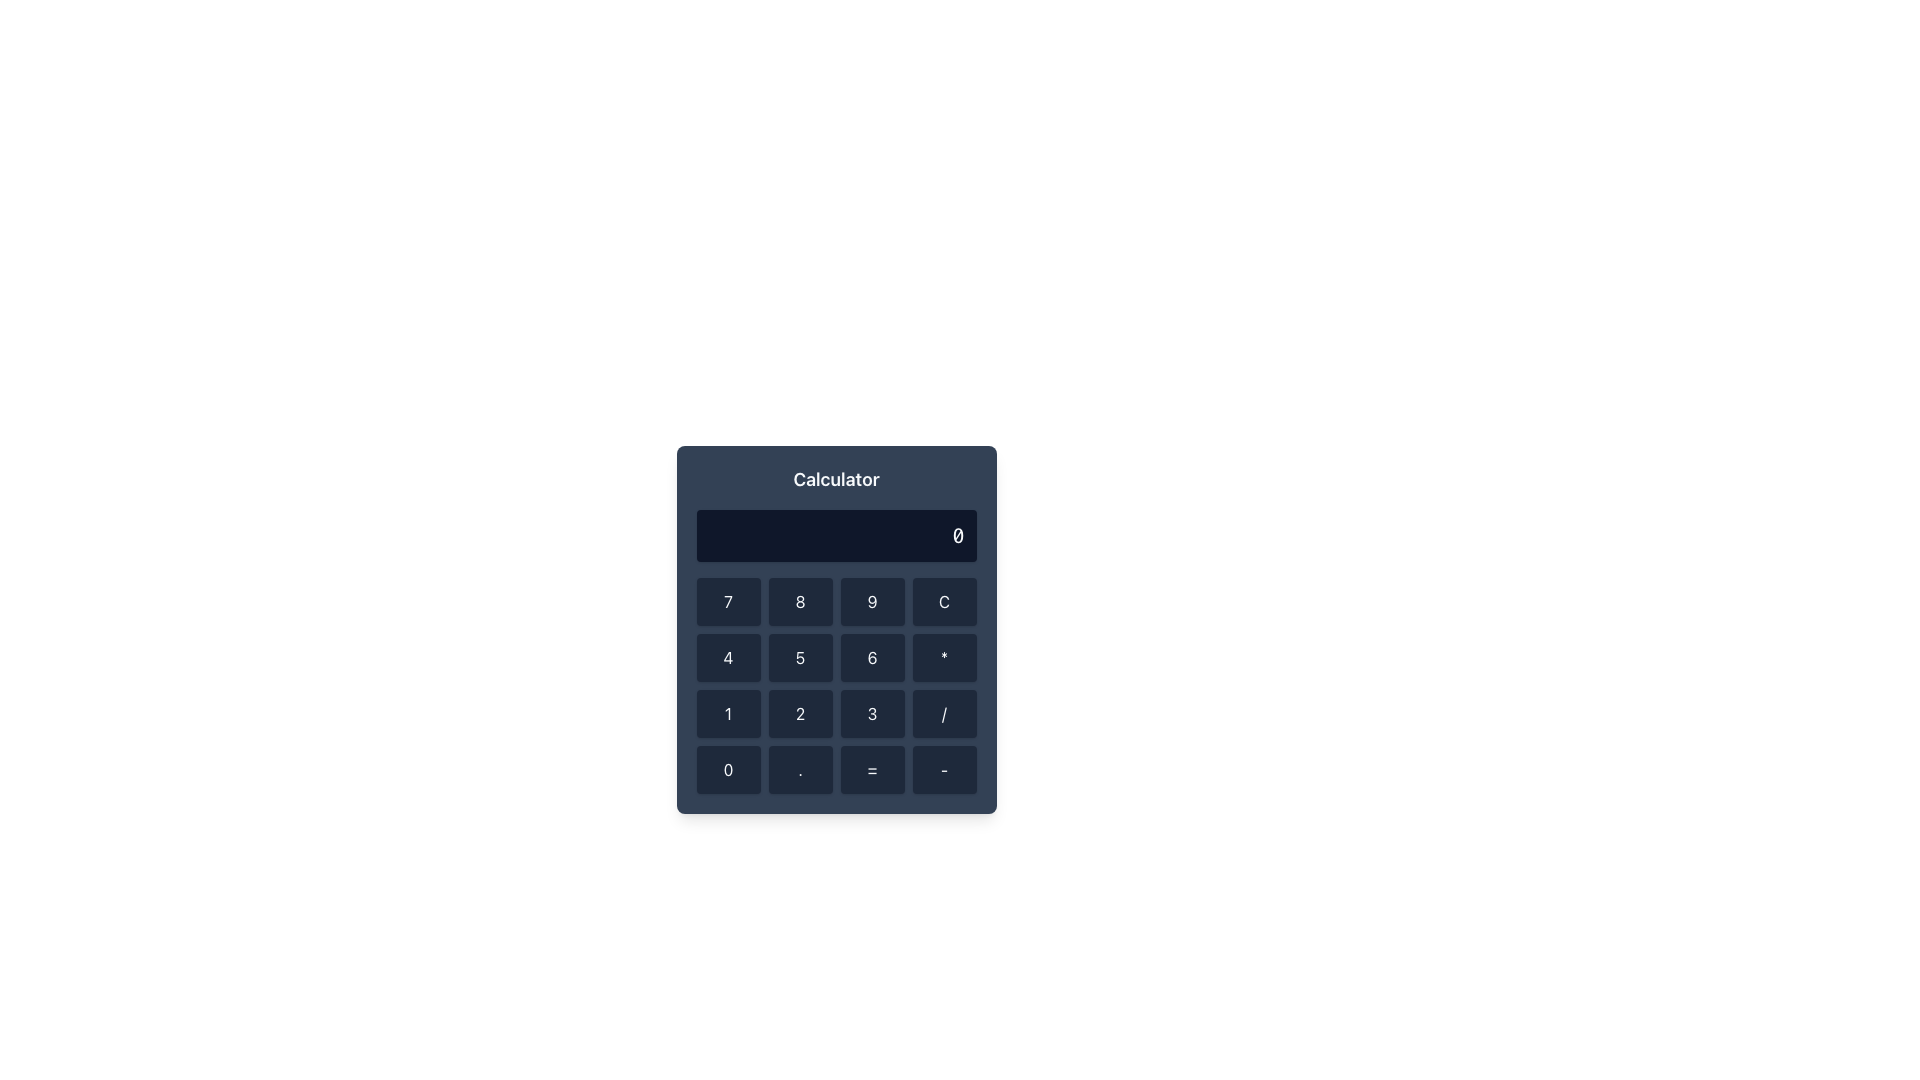  Describe the element at coordinates (943, 712) in the screenshot. I see `the division operator button located in the fourth column and third row of the calculator interface to input the division operator` at that location.